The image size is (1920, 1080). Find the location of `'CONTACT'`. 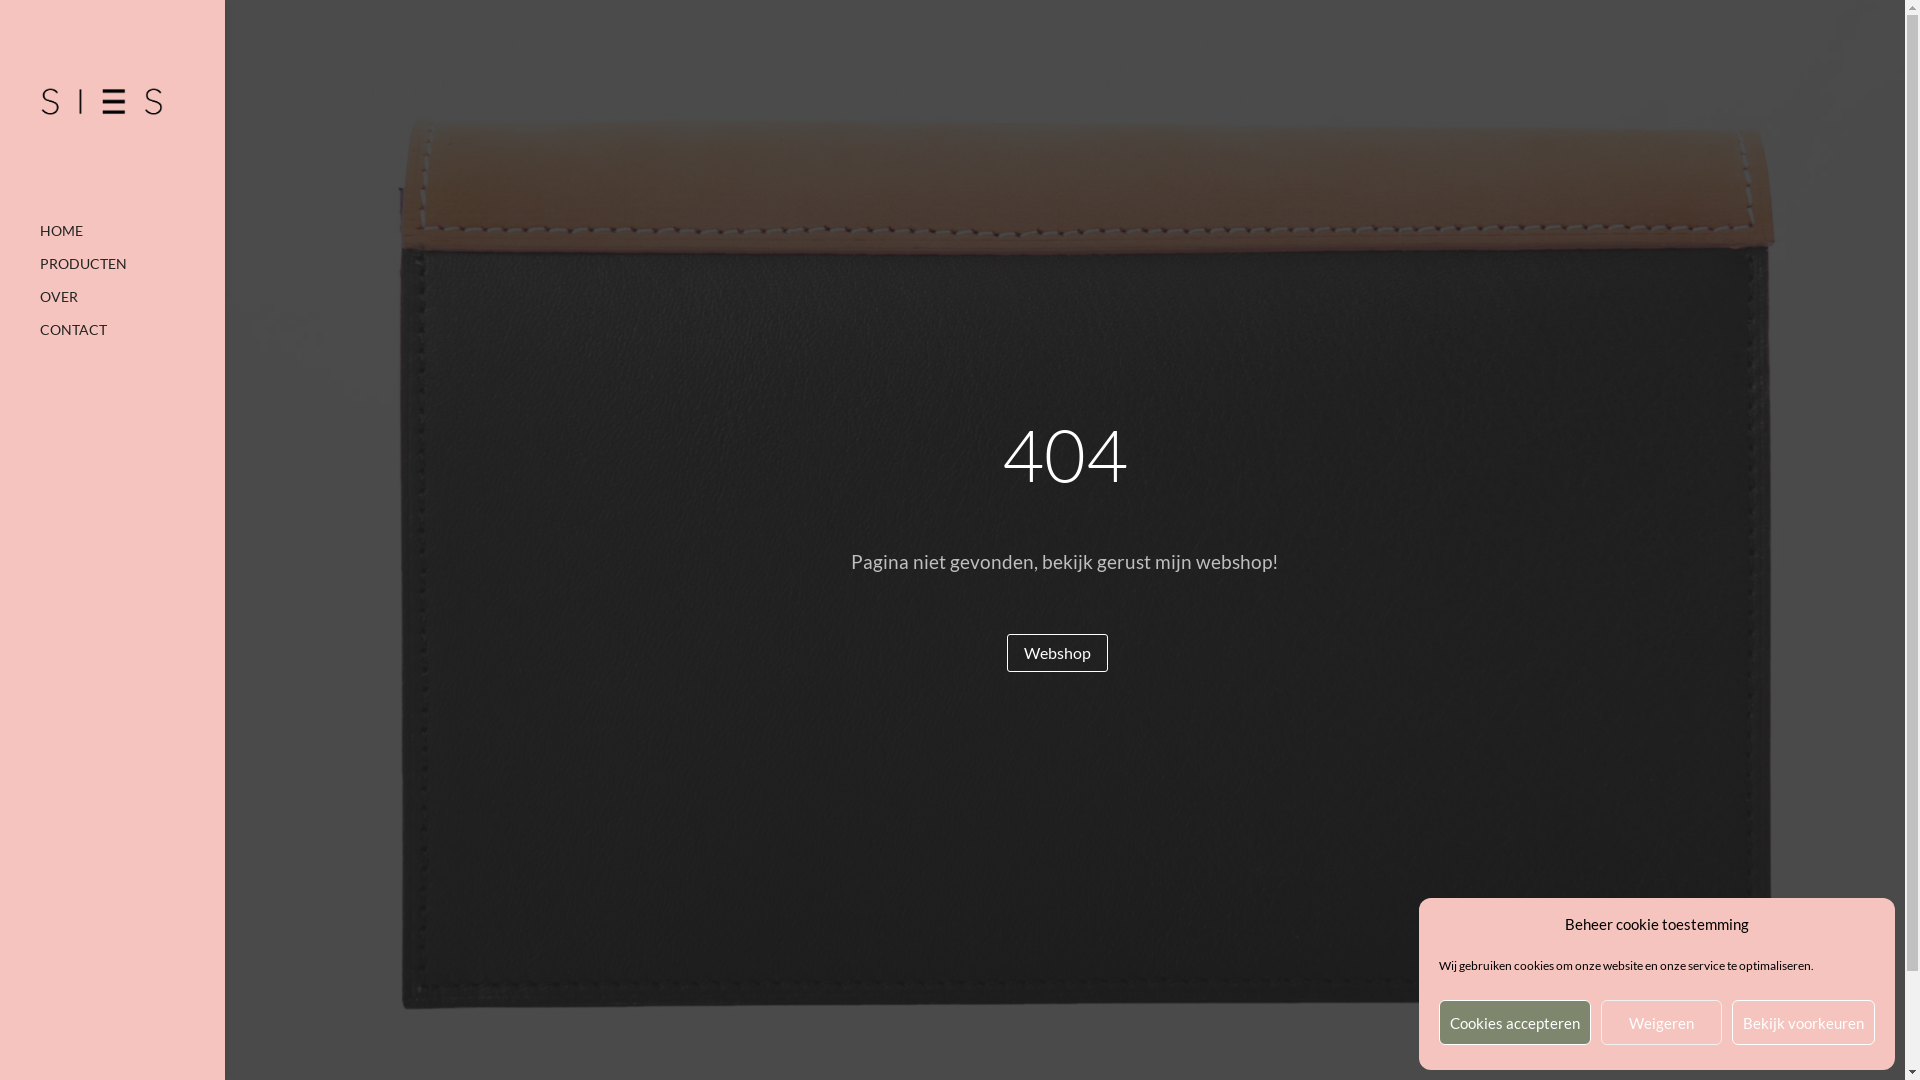

'CONTACT' is located at coordinates (131, 338).